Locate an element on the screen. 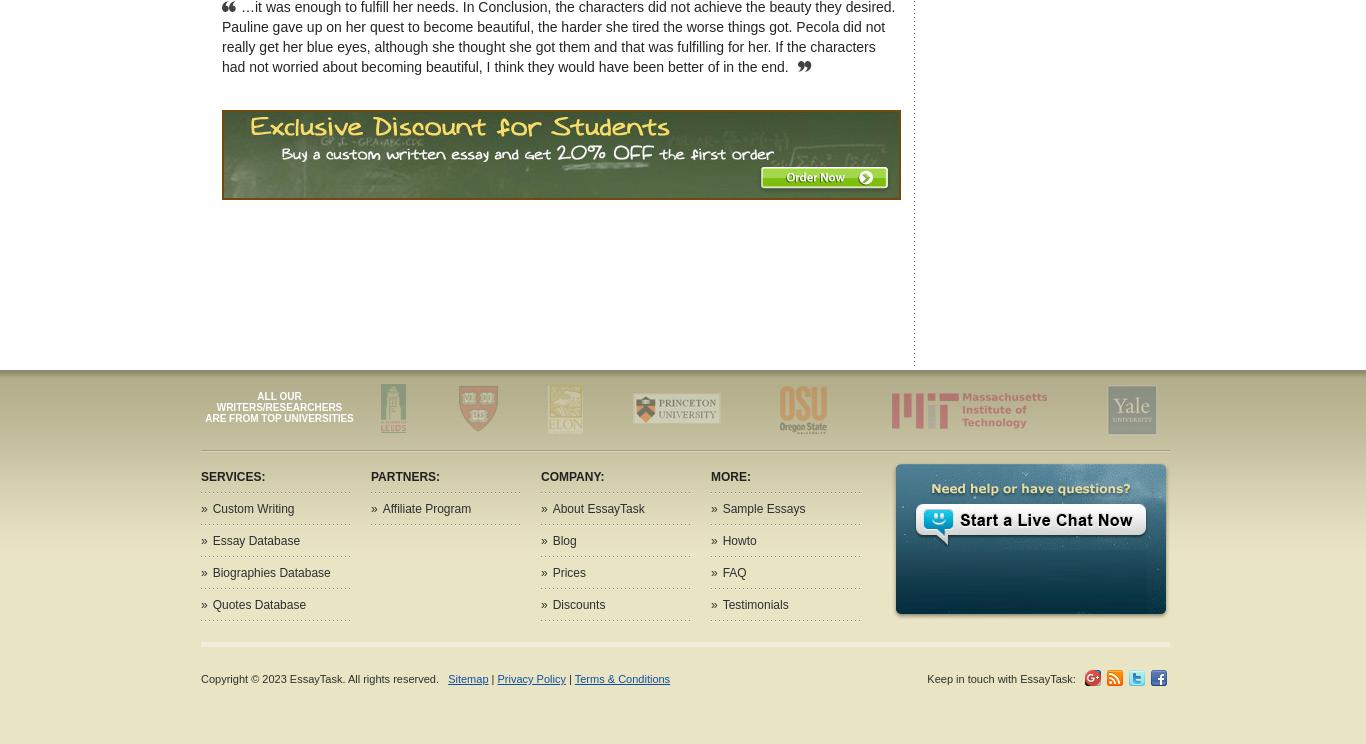 The image size is (1366, 744). 'Discounts' is located at coordinates (577, 604).